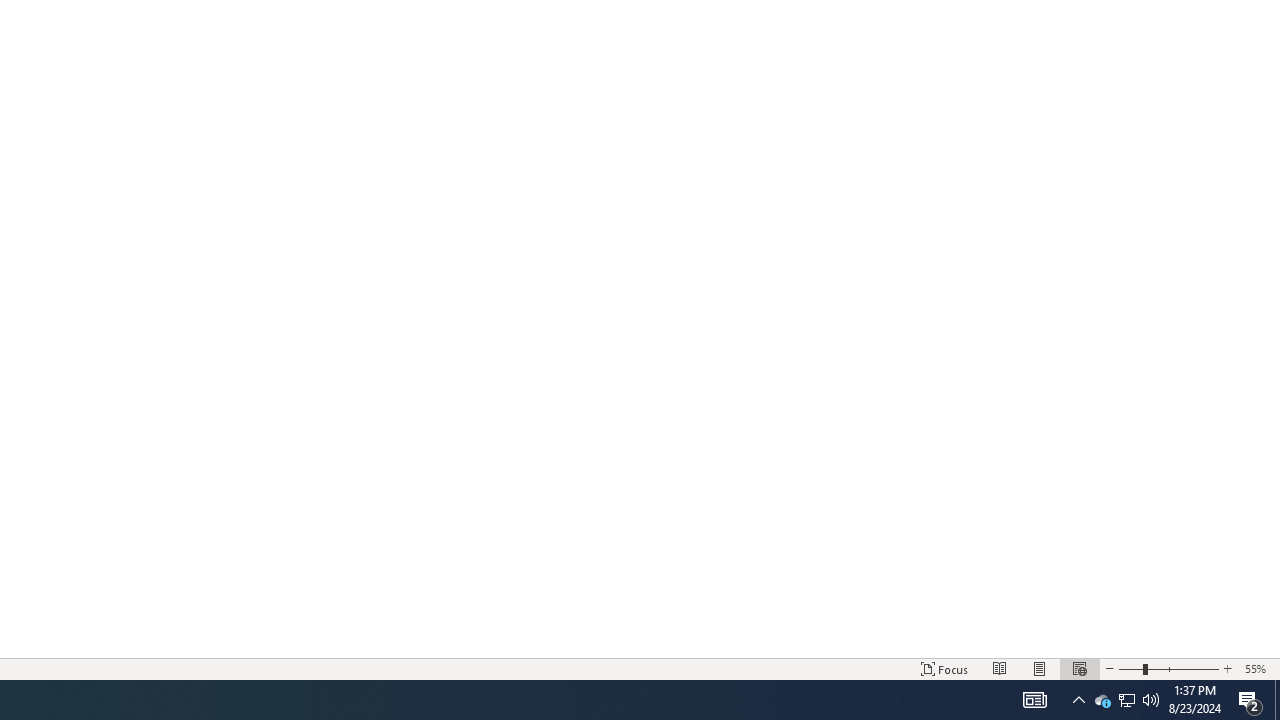 This screenshot has width=1280, height=720. Describe the element at coordinates (1226, 669) in the screenshot. I see `'Zoom In'` at that location.